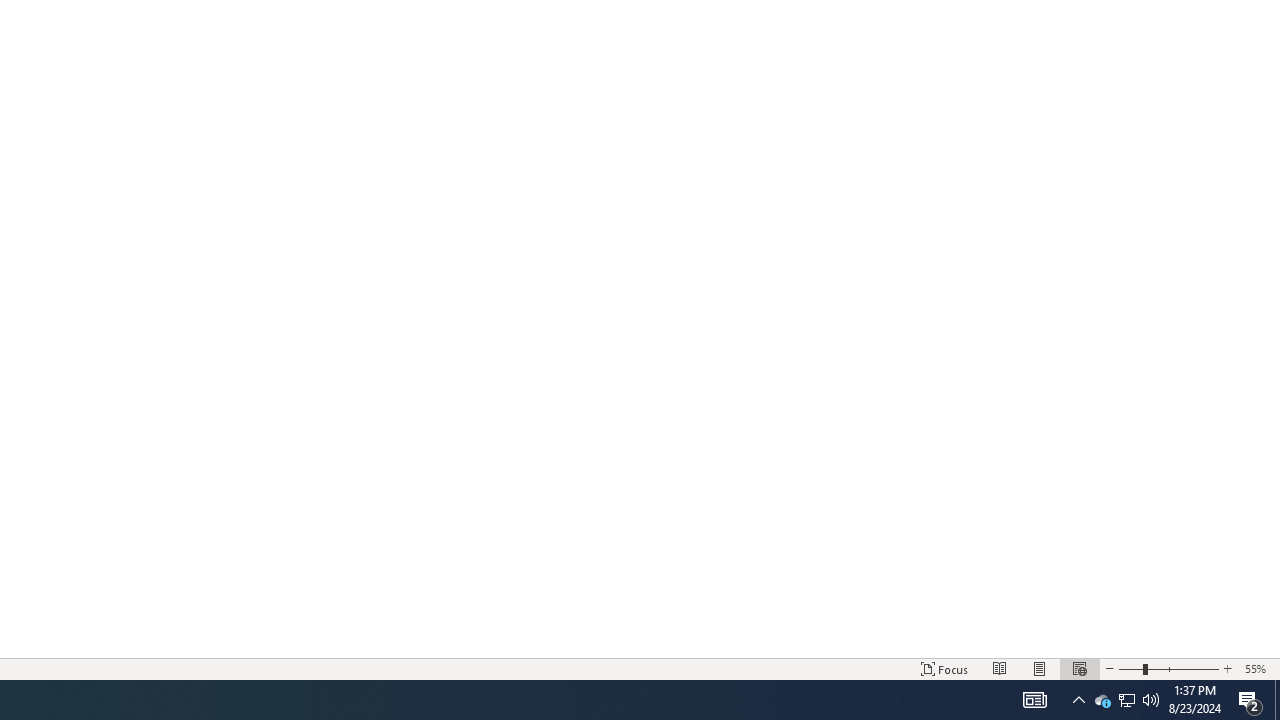 This screenshot has width=1280, height=720. Describe the element at coordinates (1226, 669) in the screenshot. I see `'Zoom In'` at that location.